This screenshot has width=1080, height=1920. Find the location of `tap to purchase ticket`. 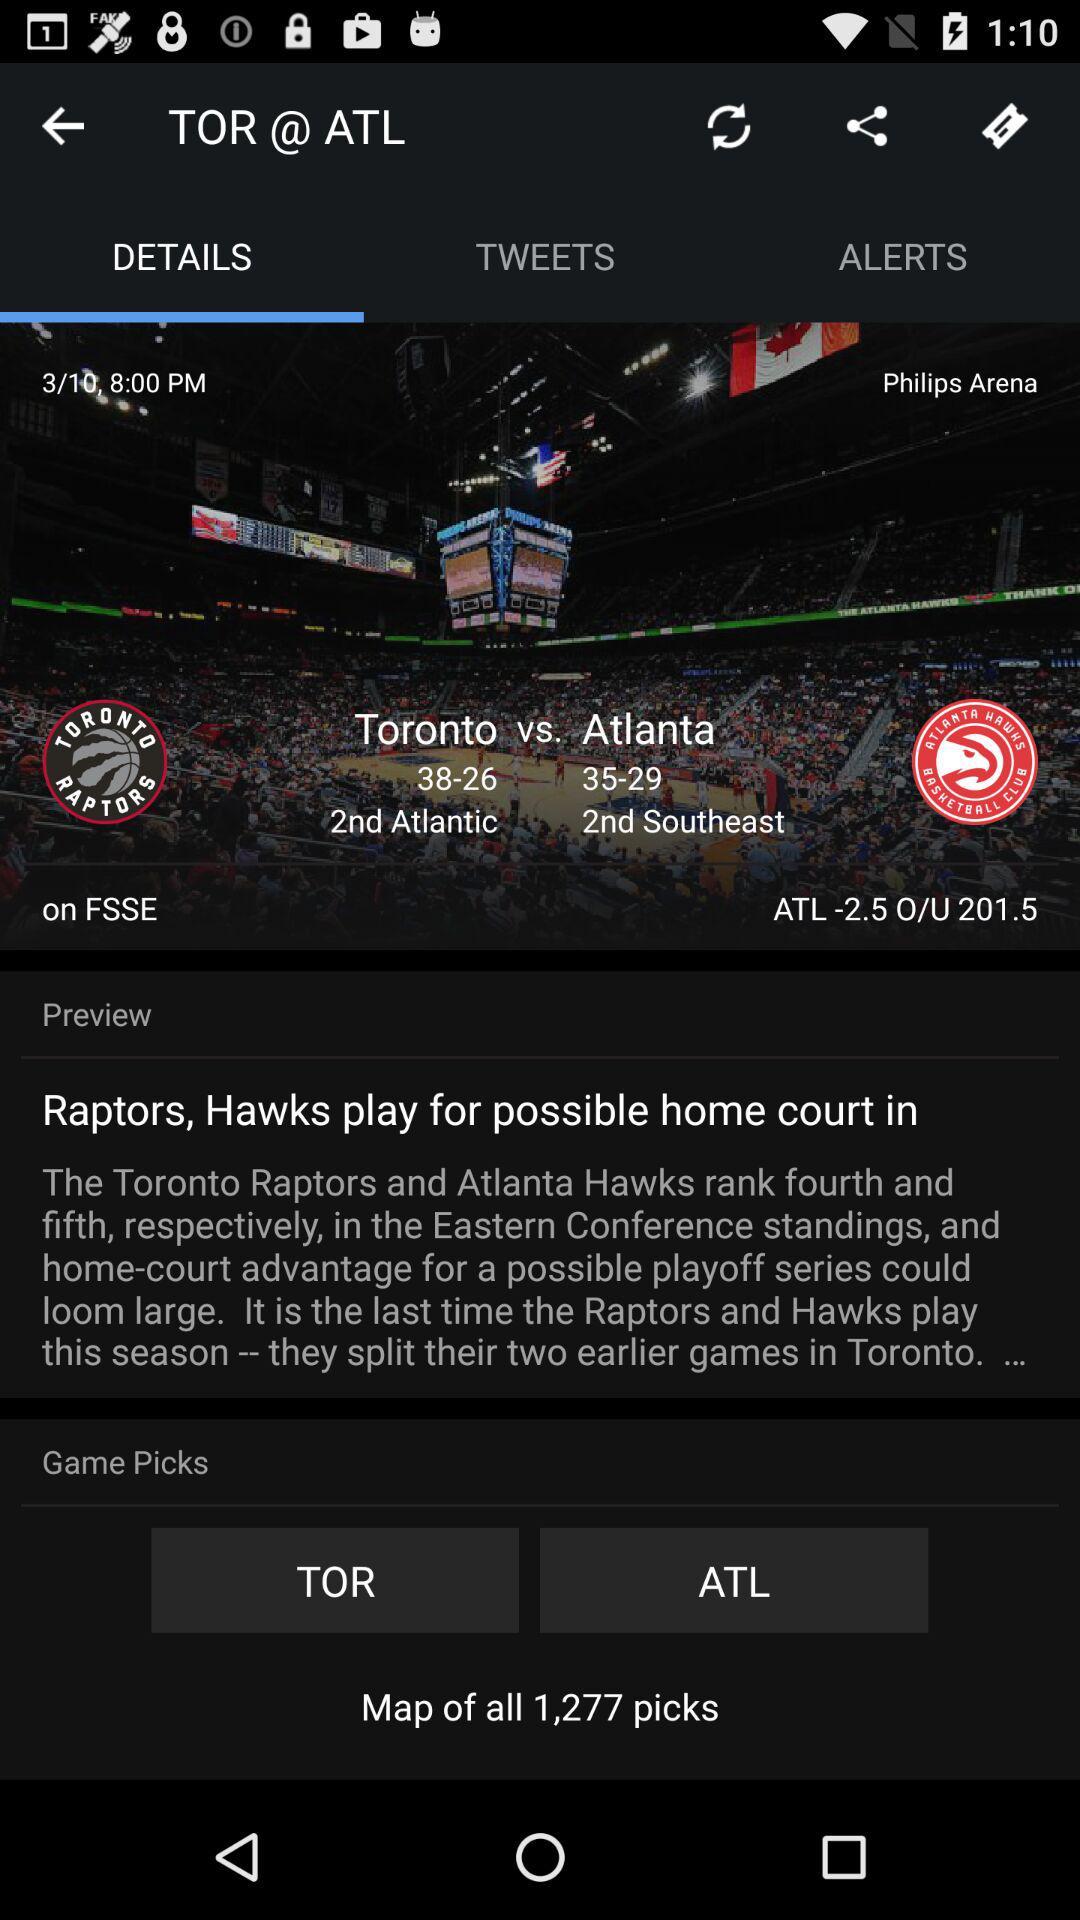

tap to purchase ticket is located at coordinates (1005, 124).